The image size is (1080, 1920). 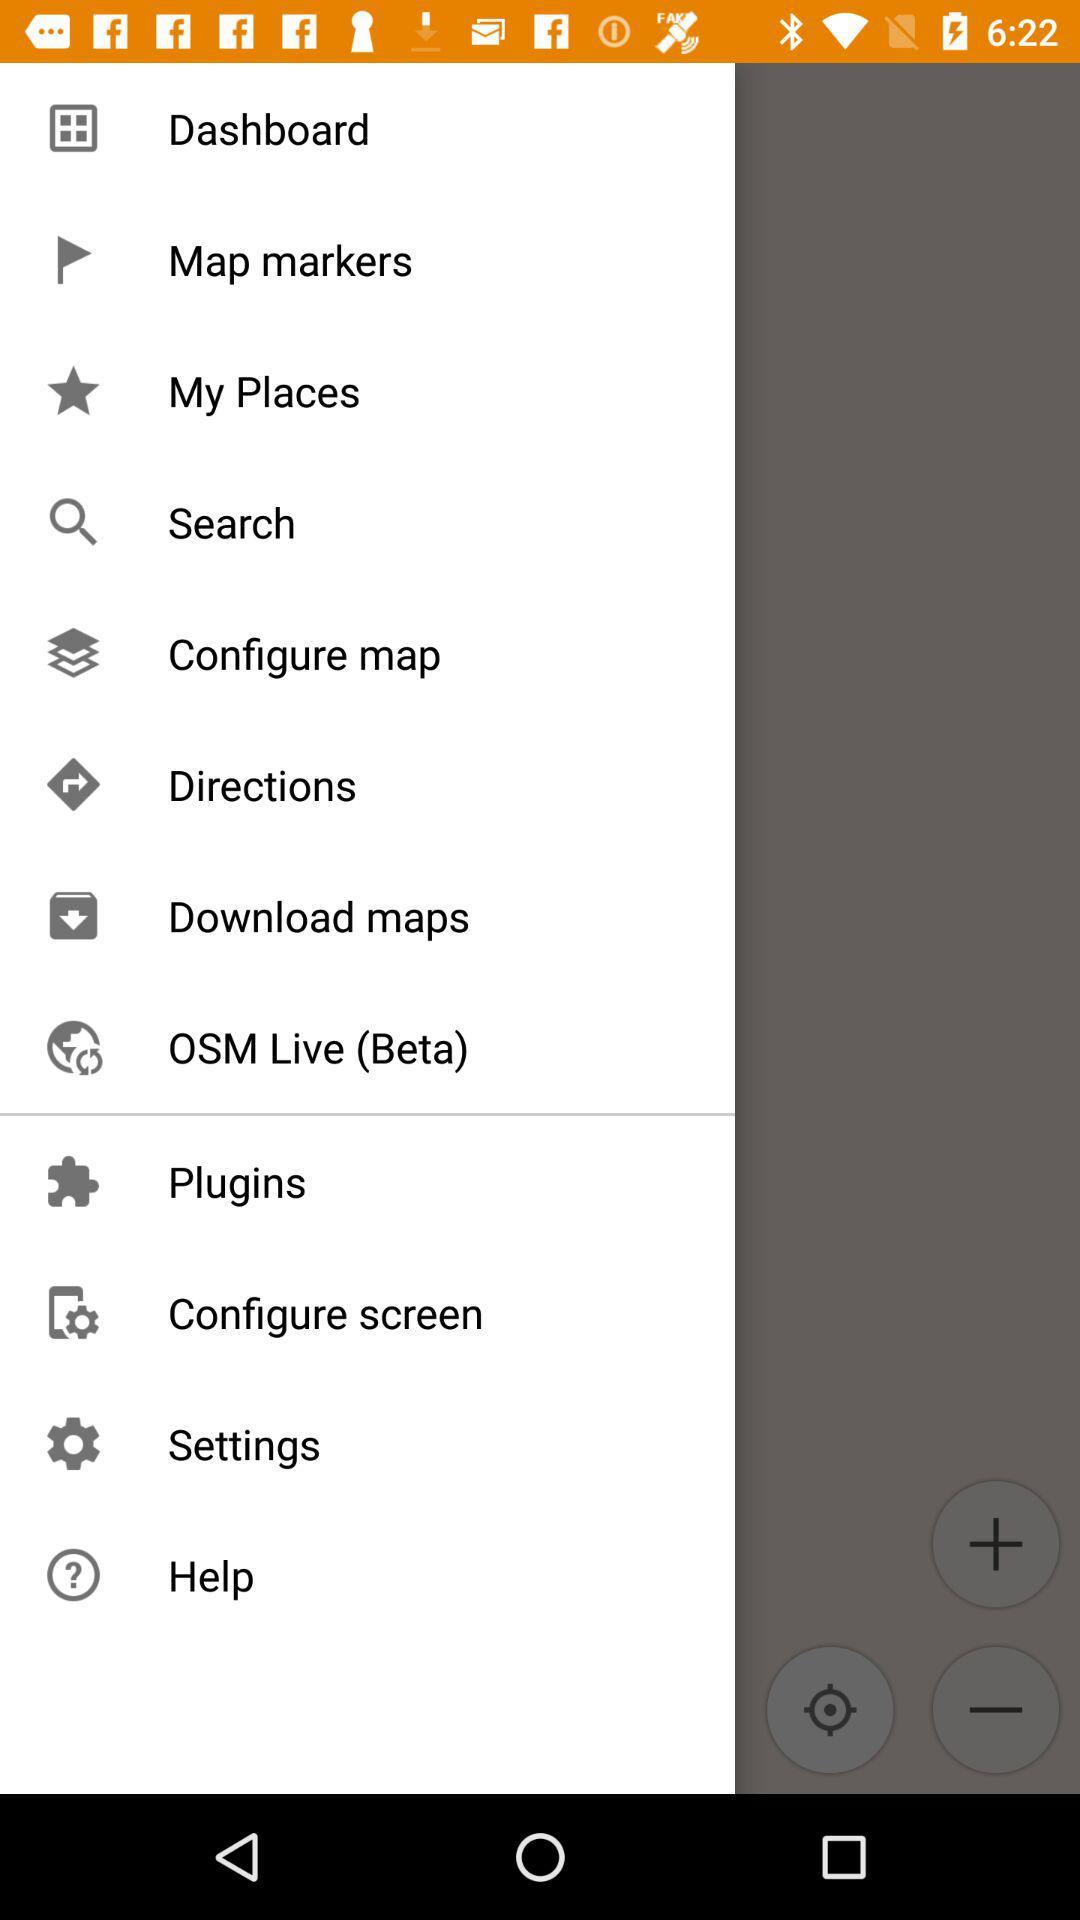 What do you see at coordinates (995, 1543) in the screenshot?
I see `the add icon` at bounding box center [995, 1543].